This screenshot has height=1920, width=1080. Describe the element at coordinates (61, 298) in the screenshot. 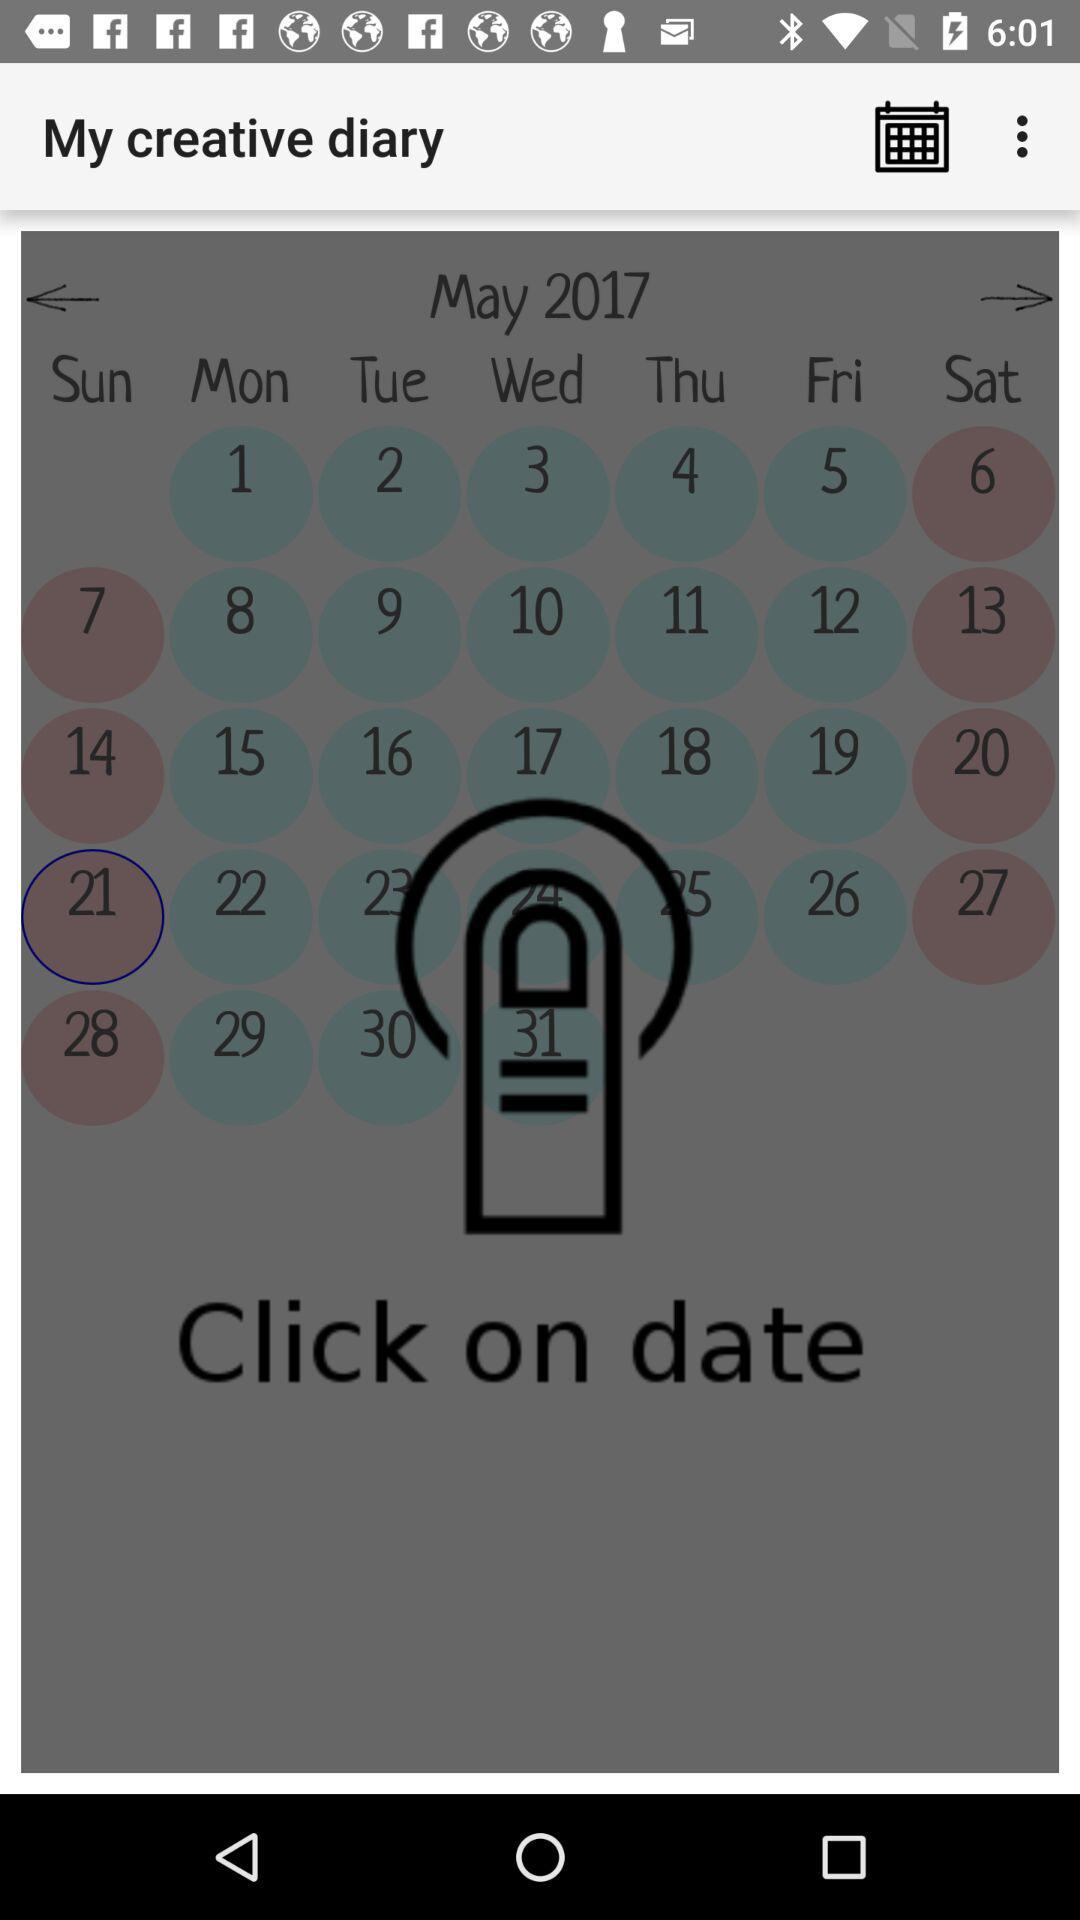

I see `the item above the sun item` at that location.